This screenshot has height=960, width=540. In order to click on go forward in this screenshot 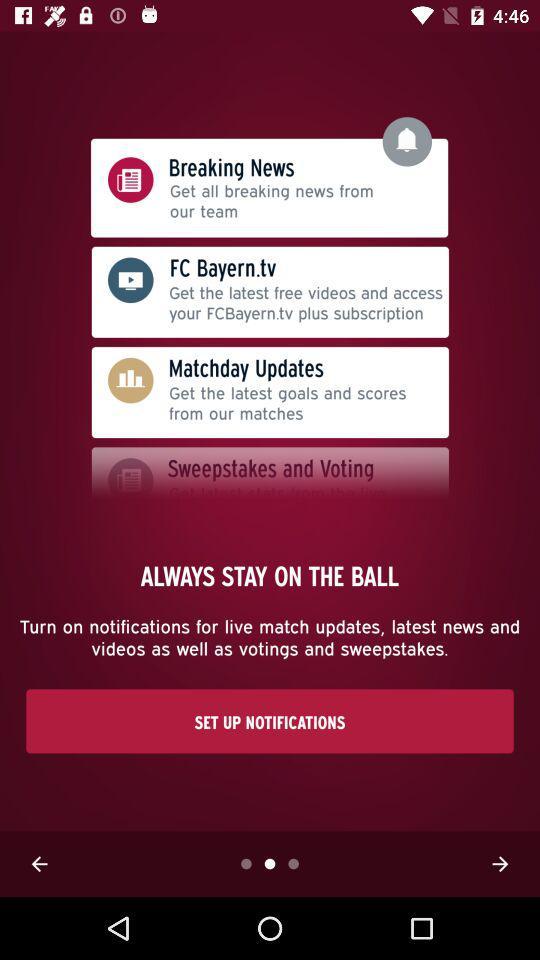, I will do `click(499, 863)`.